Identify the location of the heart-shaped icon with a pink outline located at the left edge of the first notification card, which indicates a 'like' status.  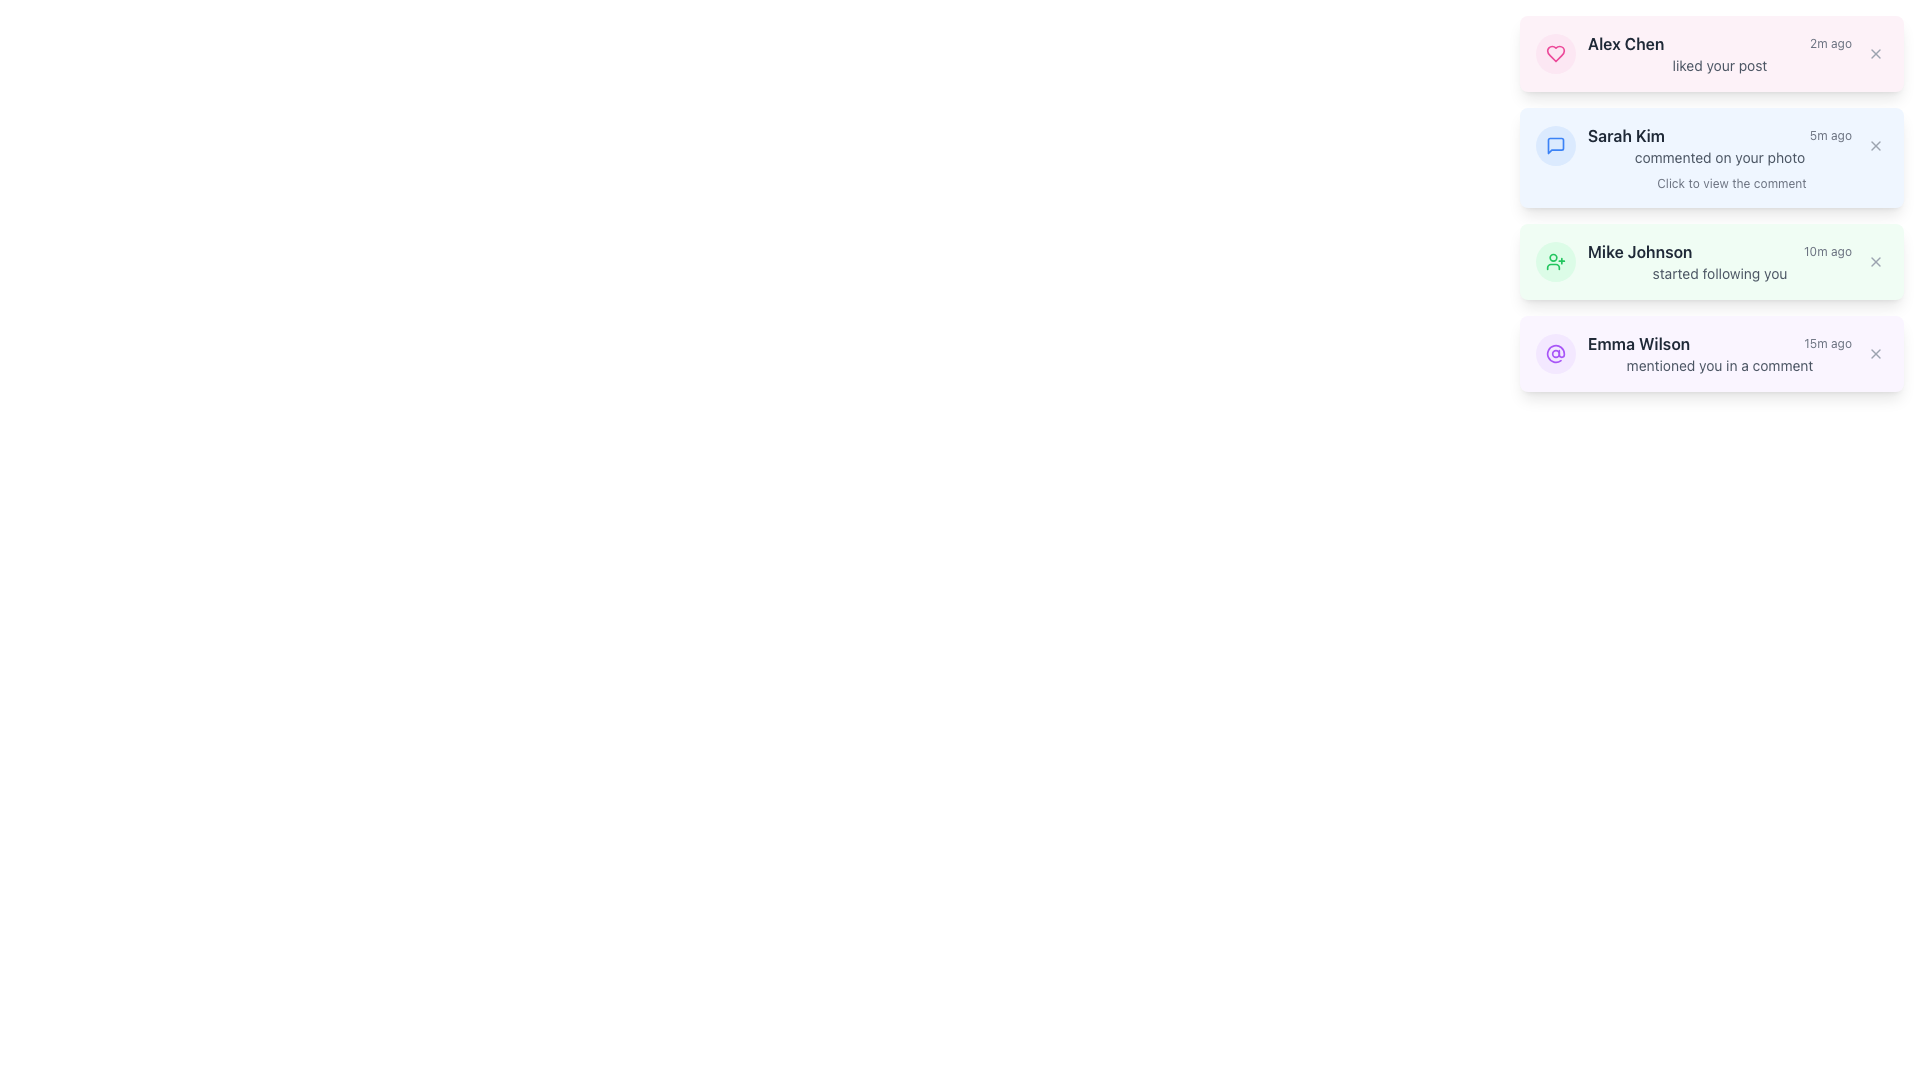
(1554, 53).